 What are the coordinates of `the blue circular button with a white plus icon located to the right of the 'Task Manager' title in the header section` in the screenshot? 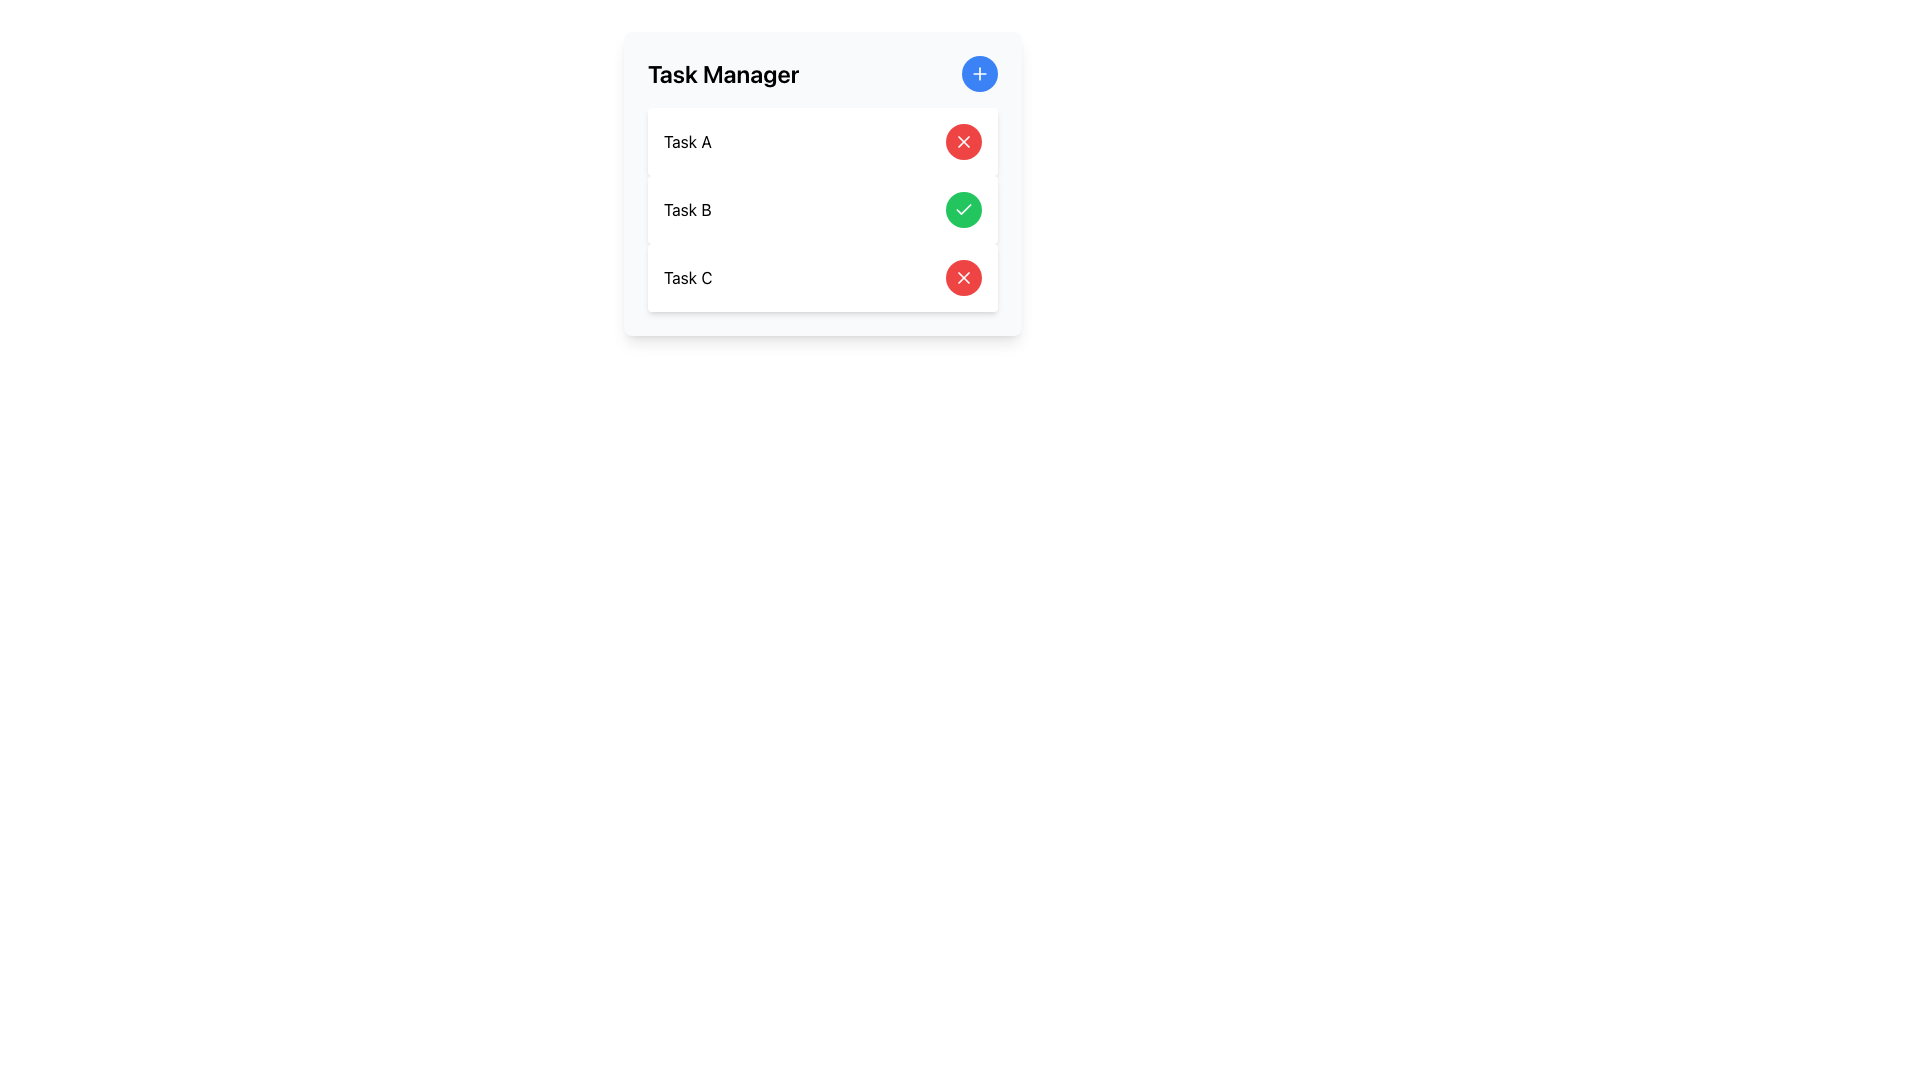 It's located at (979, 72).